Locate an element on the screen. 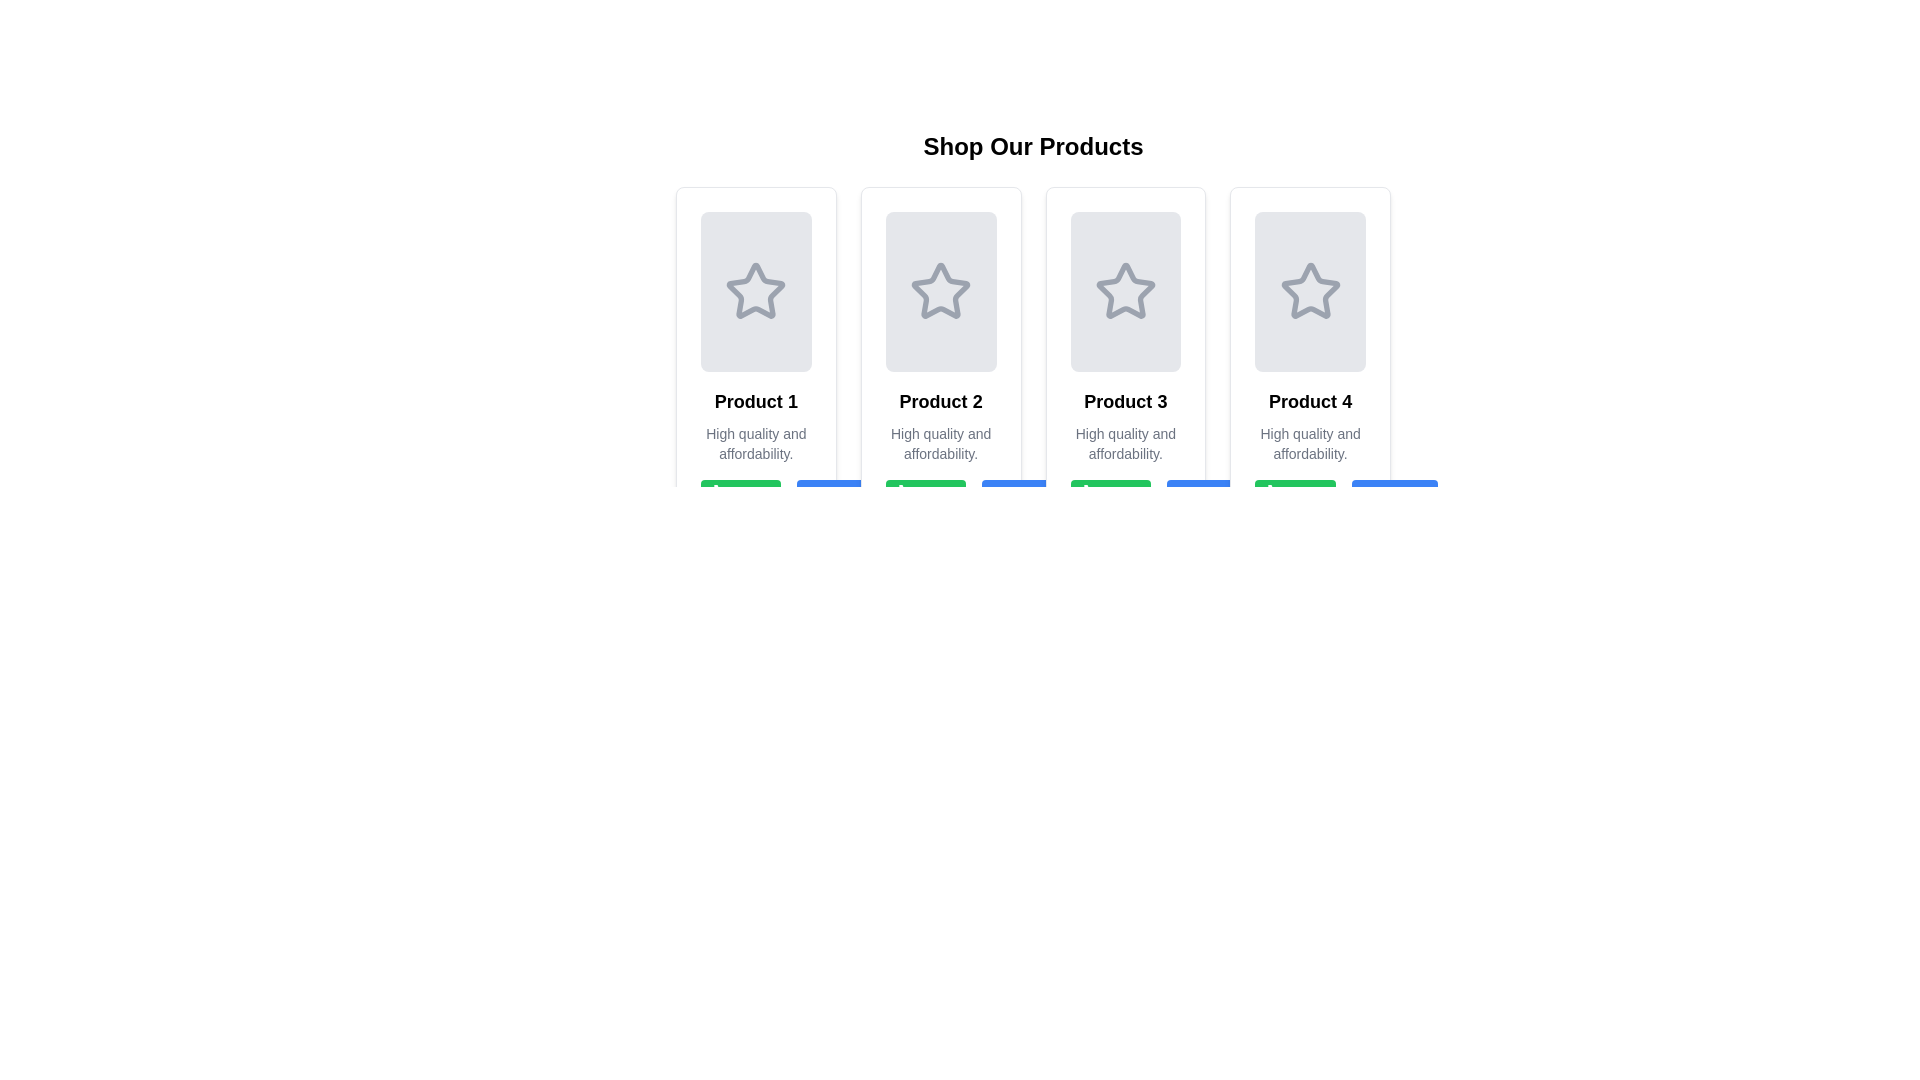 This screenshot has width=1920, height=1080. the eye icon located to the left of the text 'View' within the button in the bottom section of the first product card is located at coordinates (821, 495).